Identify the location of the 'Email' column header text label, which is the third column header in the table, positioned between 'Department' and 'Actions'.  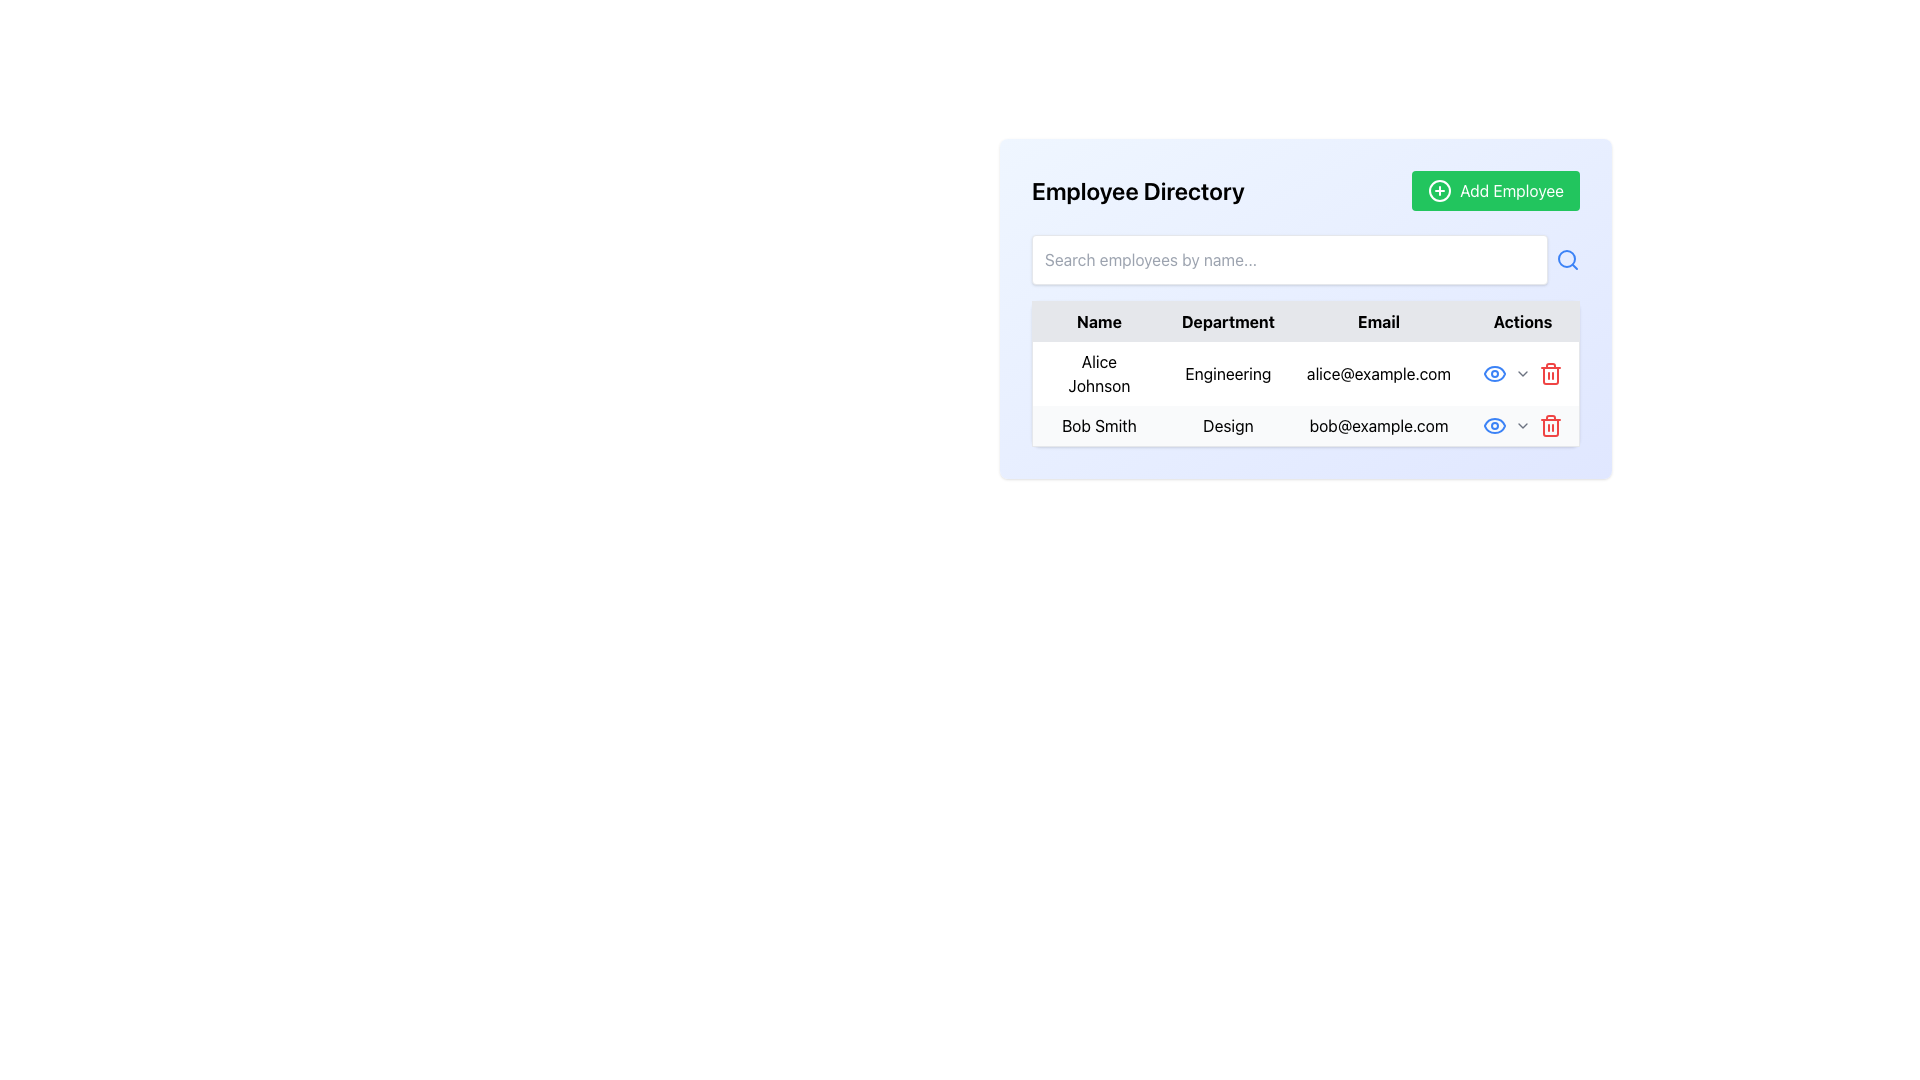
(1377, 320).